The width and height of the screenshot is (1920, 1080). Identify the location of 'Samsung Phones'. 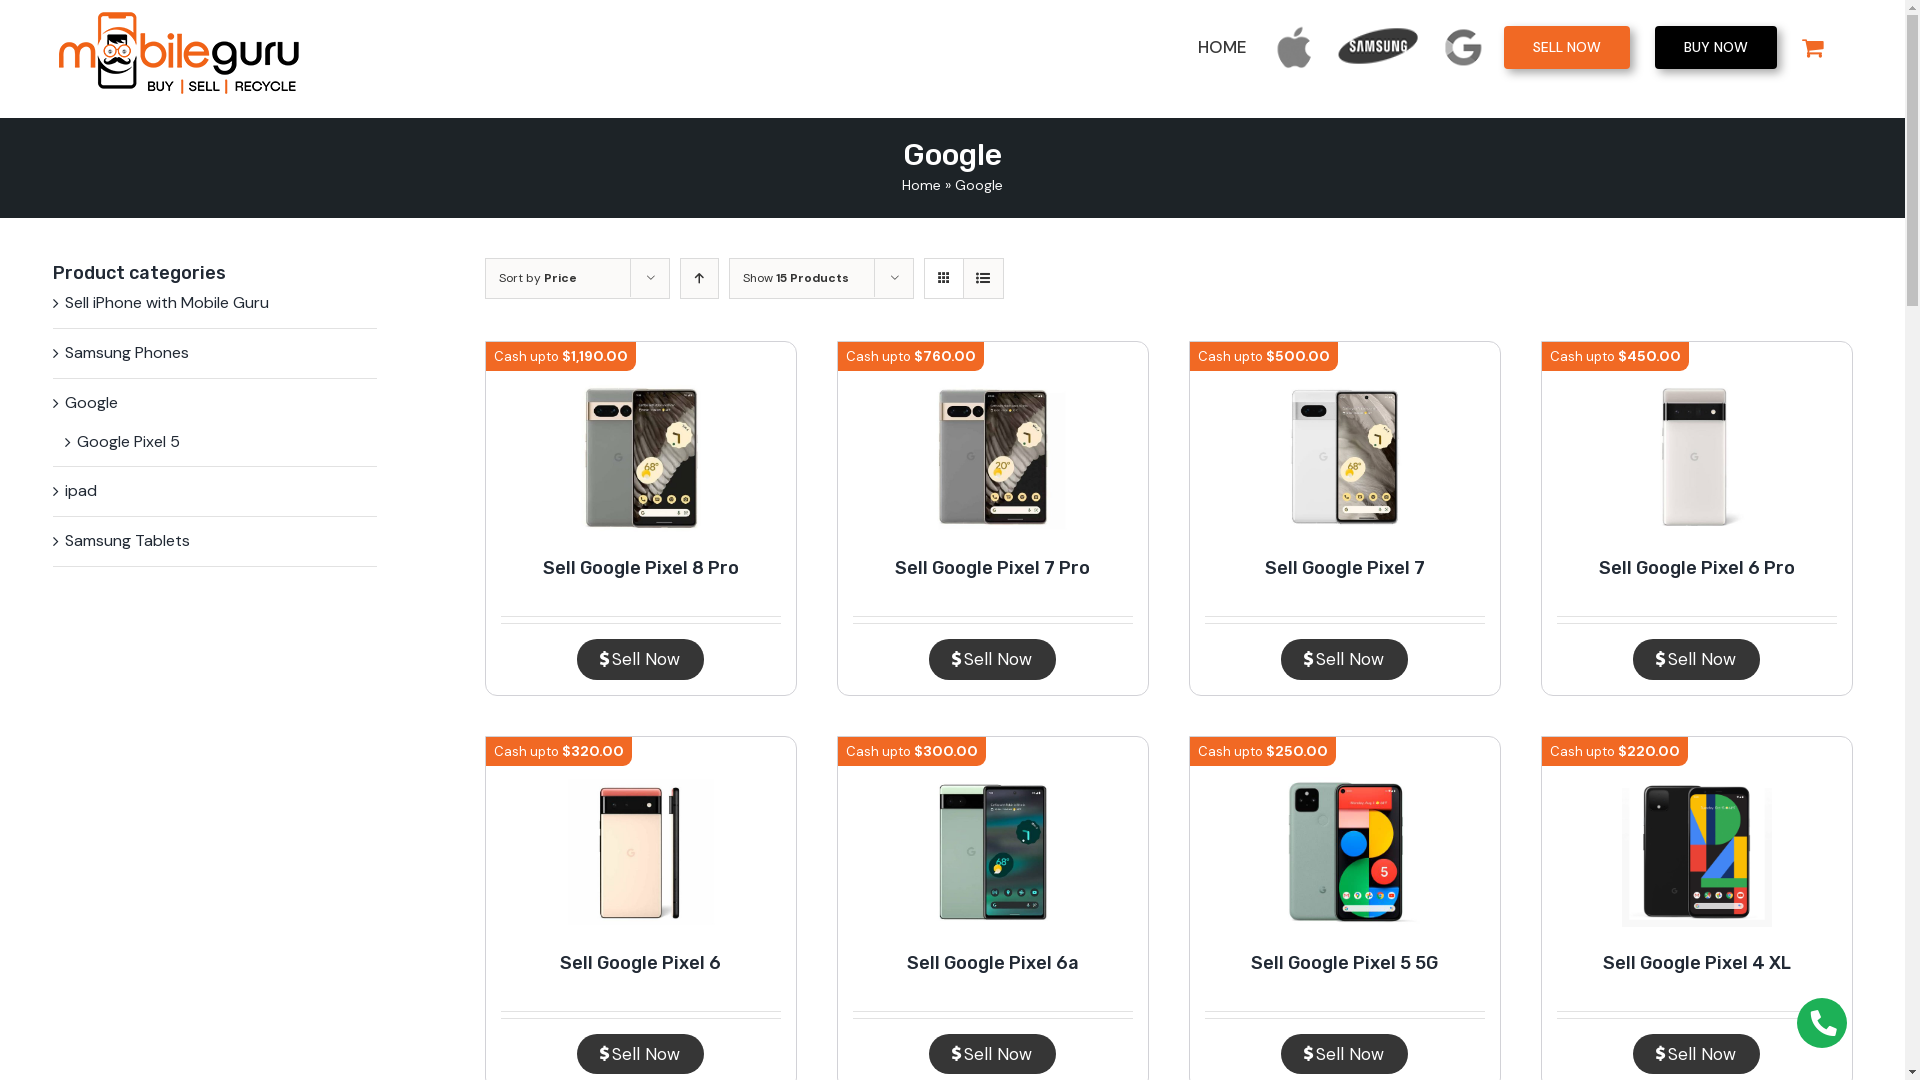
(124, 352).